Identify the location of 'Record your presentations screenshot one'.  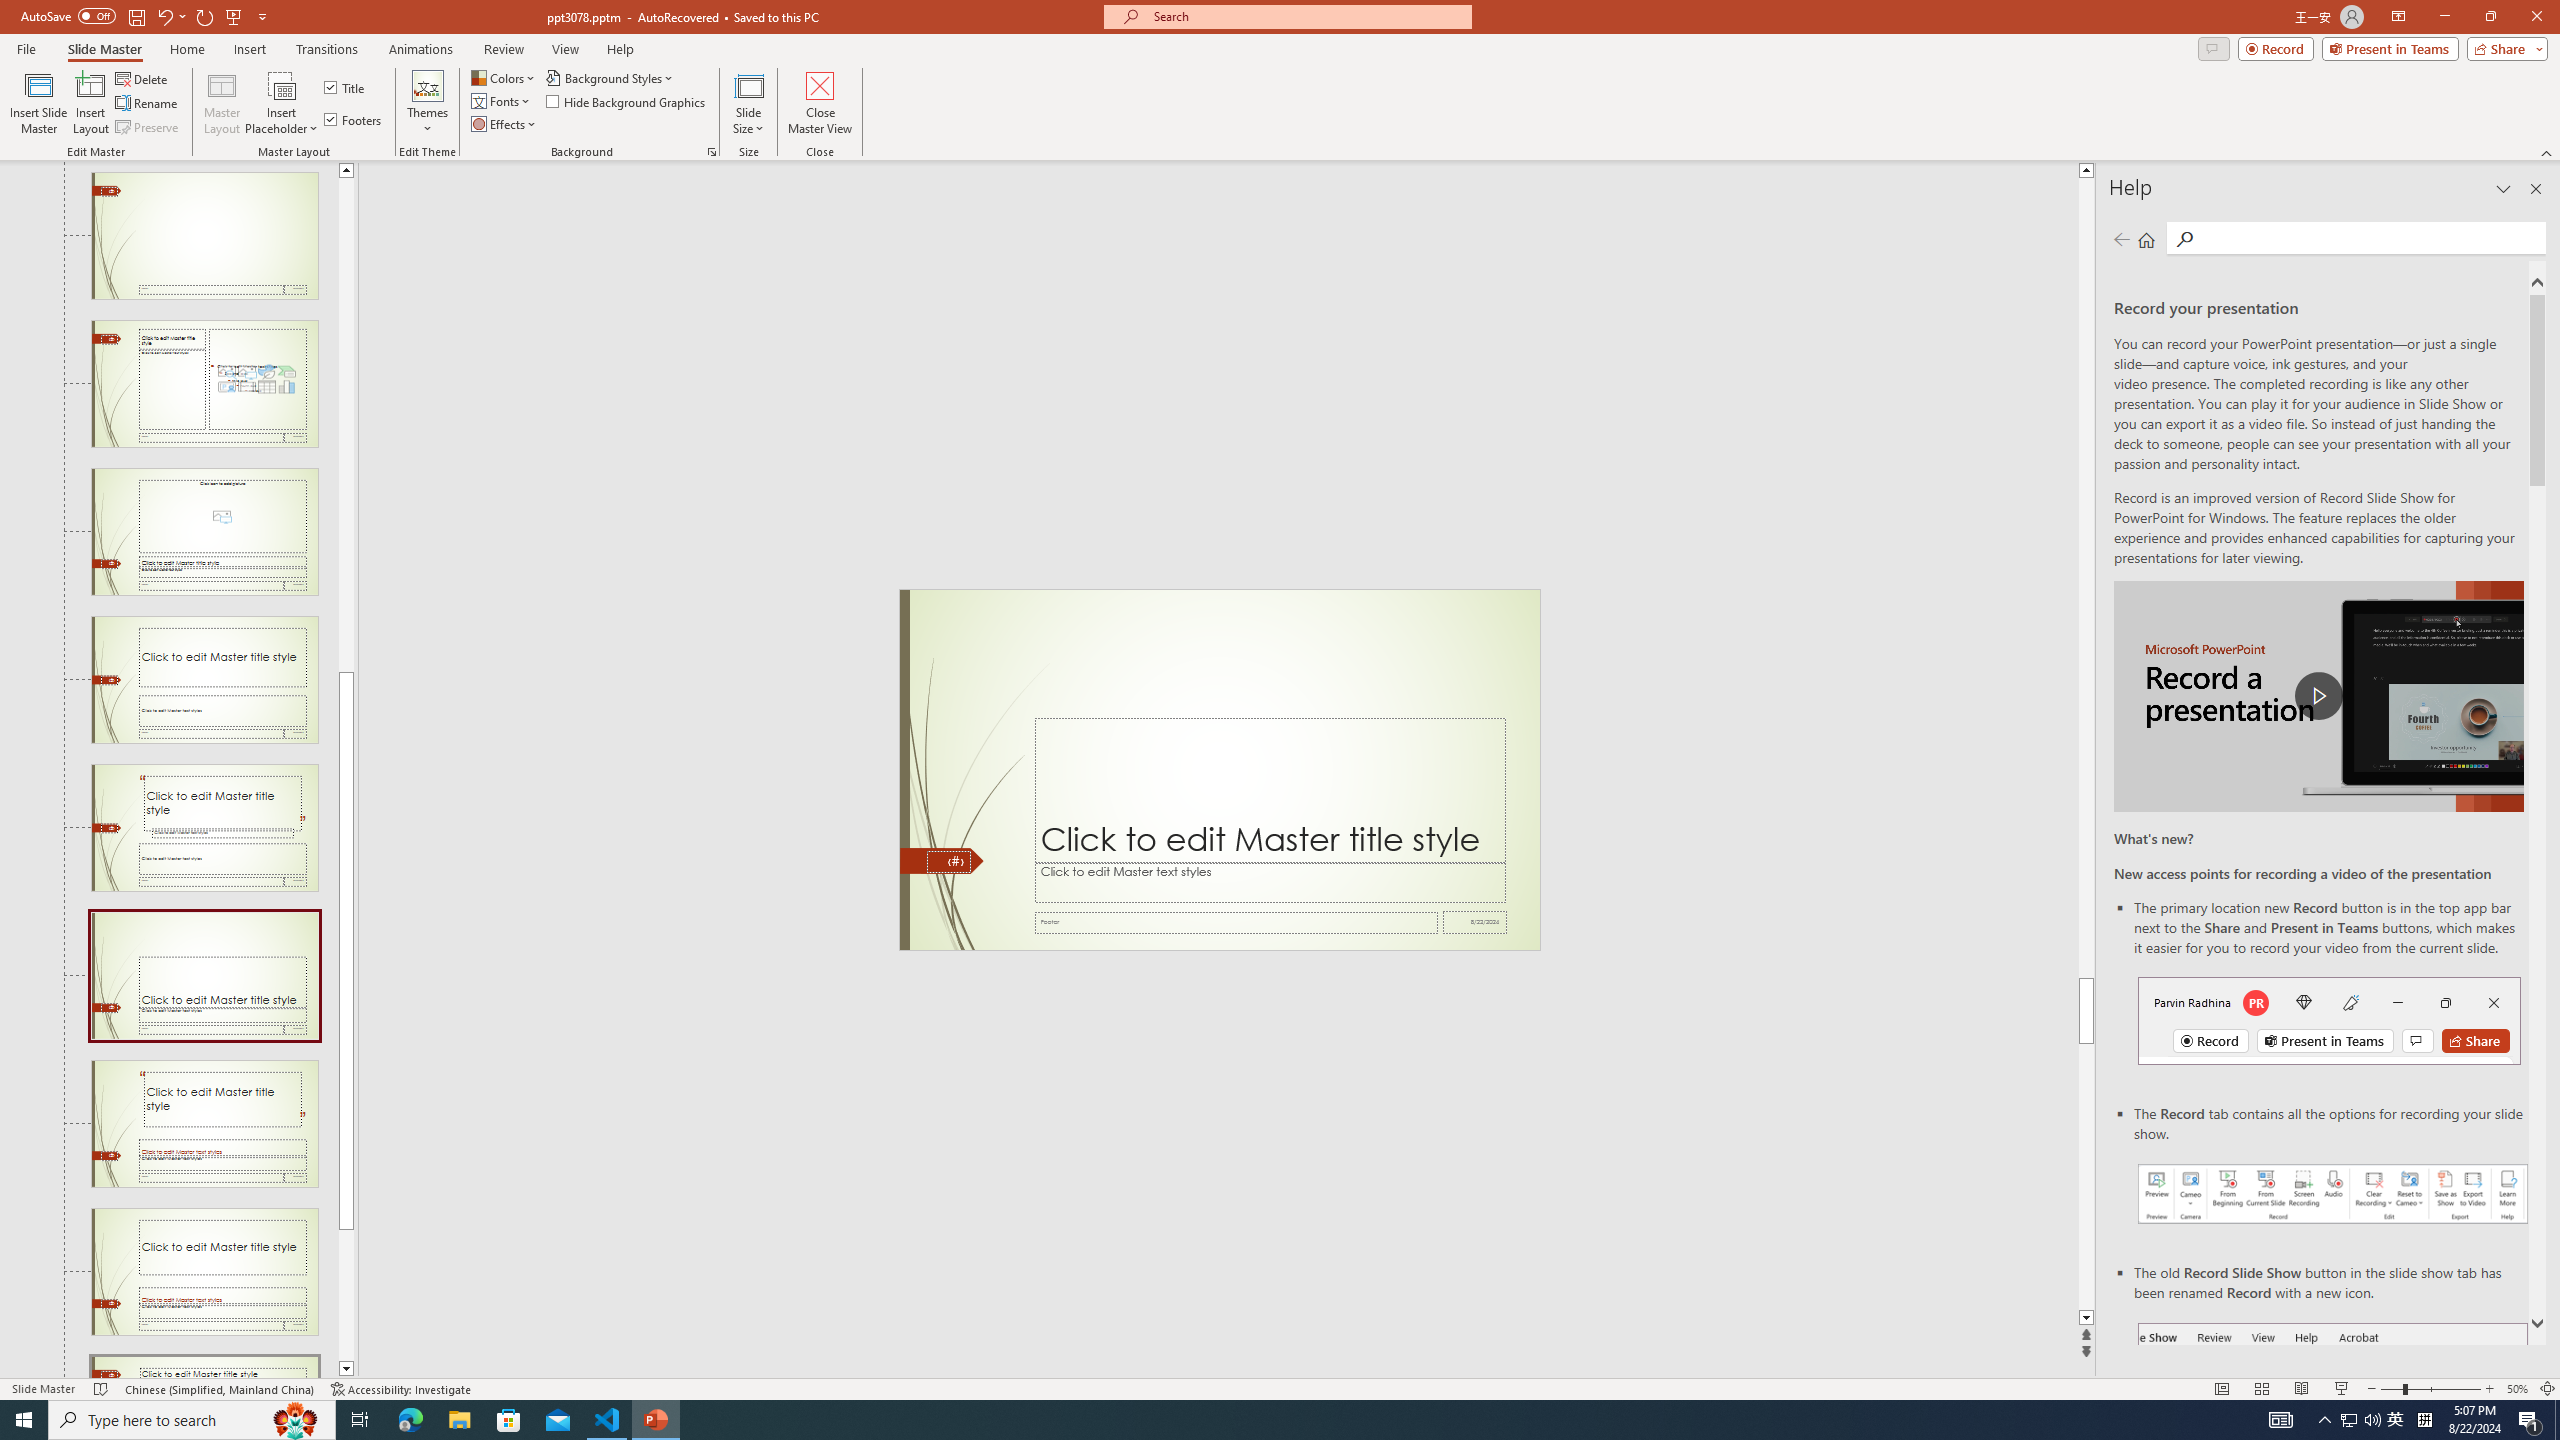
(2332, 1192).